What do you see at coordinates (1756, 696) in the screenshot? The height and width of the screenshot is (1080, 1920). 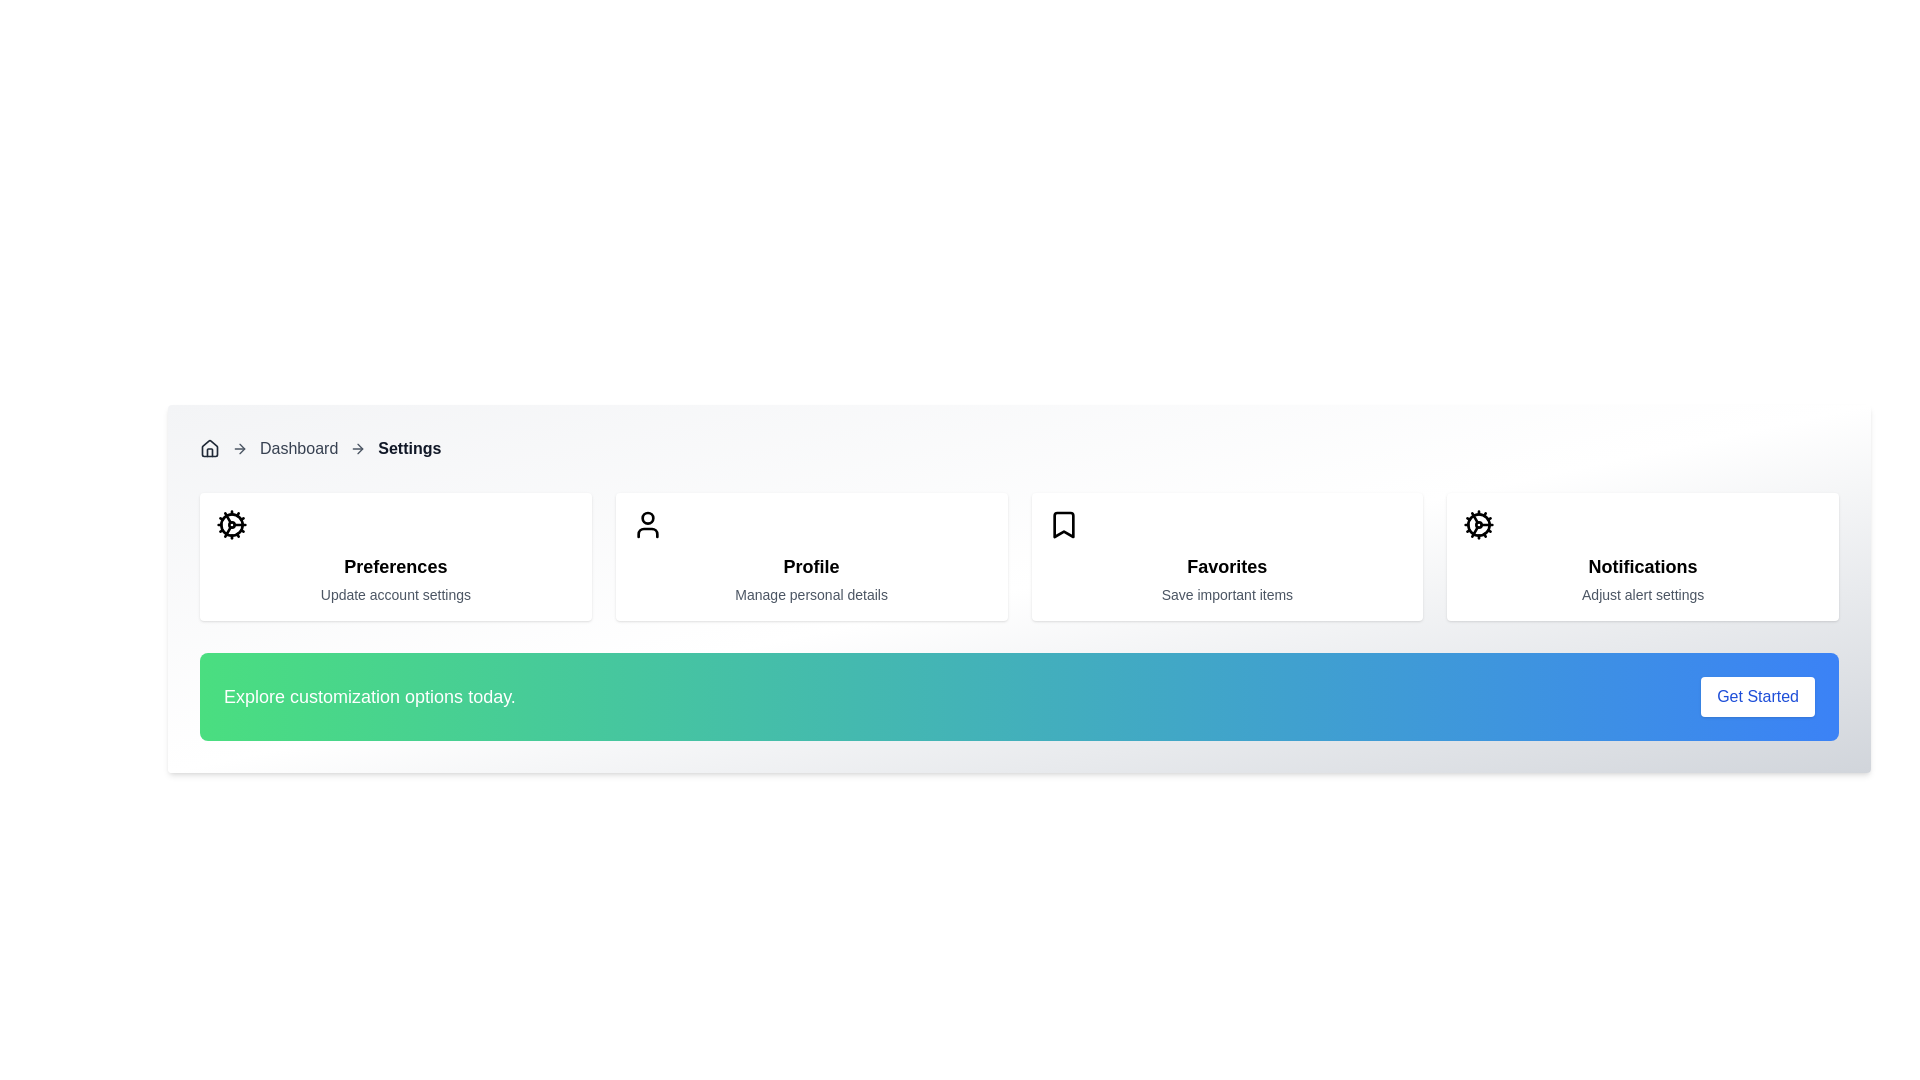 I see `the 'Get Started' button located in the bottom-right corner of the gradient-colored section to initiate the action` at bounding box center [1756, 696].